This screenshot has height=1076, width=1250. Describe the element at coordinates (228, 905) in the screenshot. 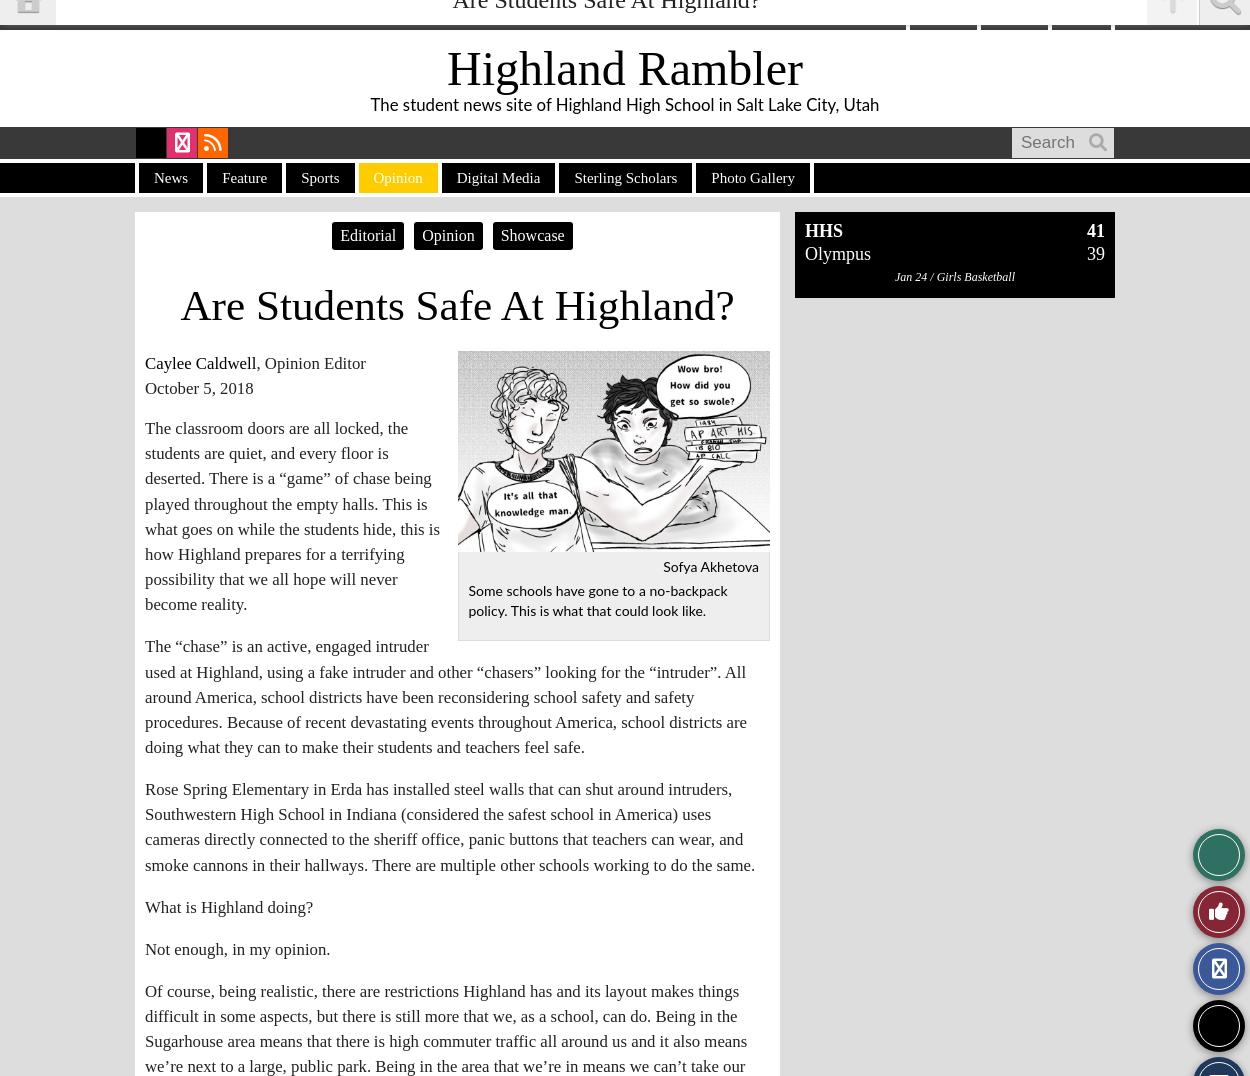

I see `'What is Highland doing?'` at that location.